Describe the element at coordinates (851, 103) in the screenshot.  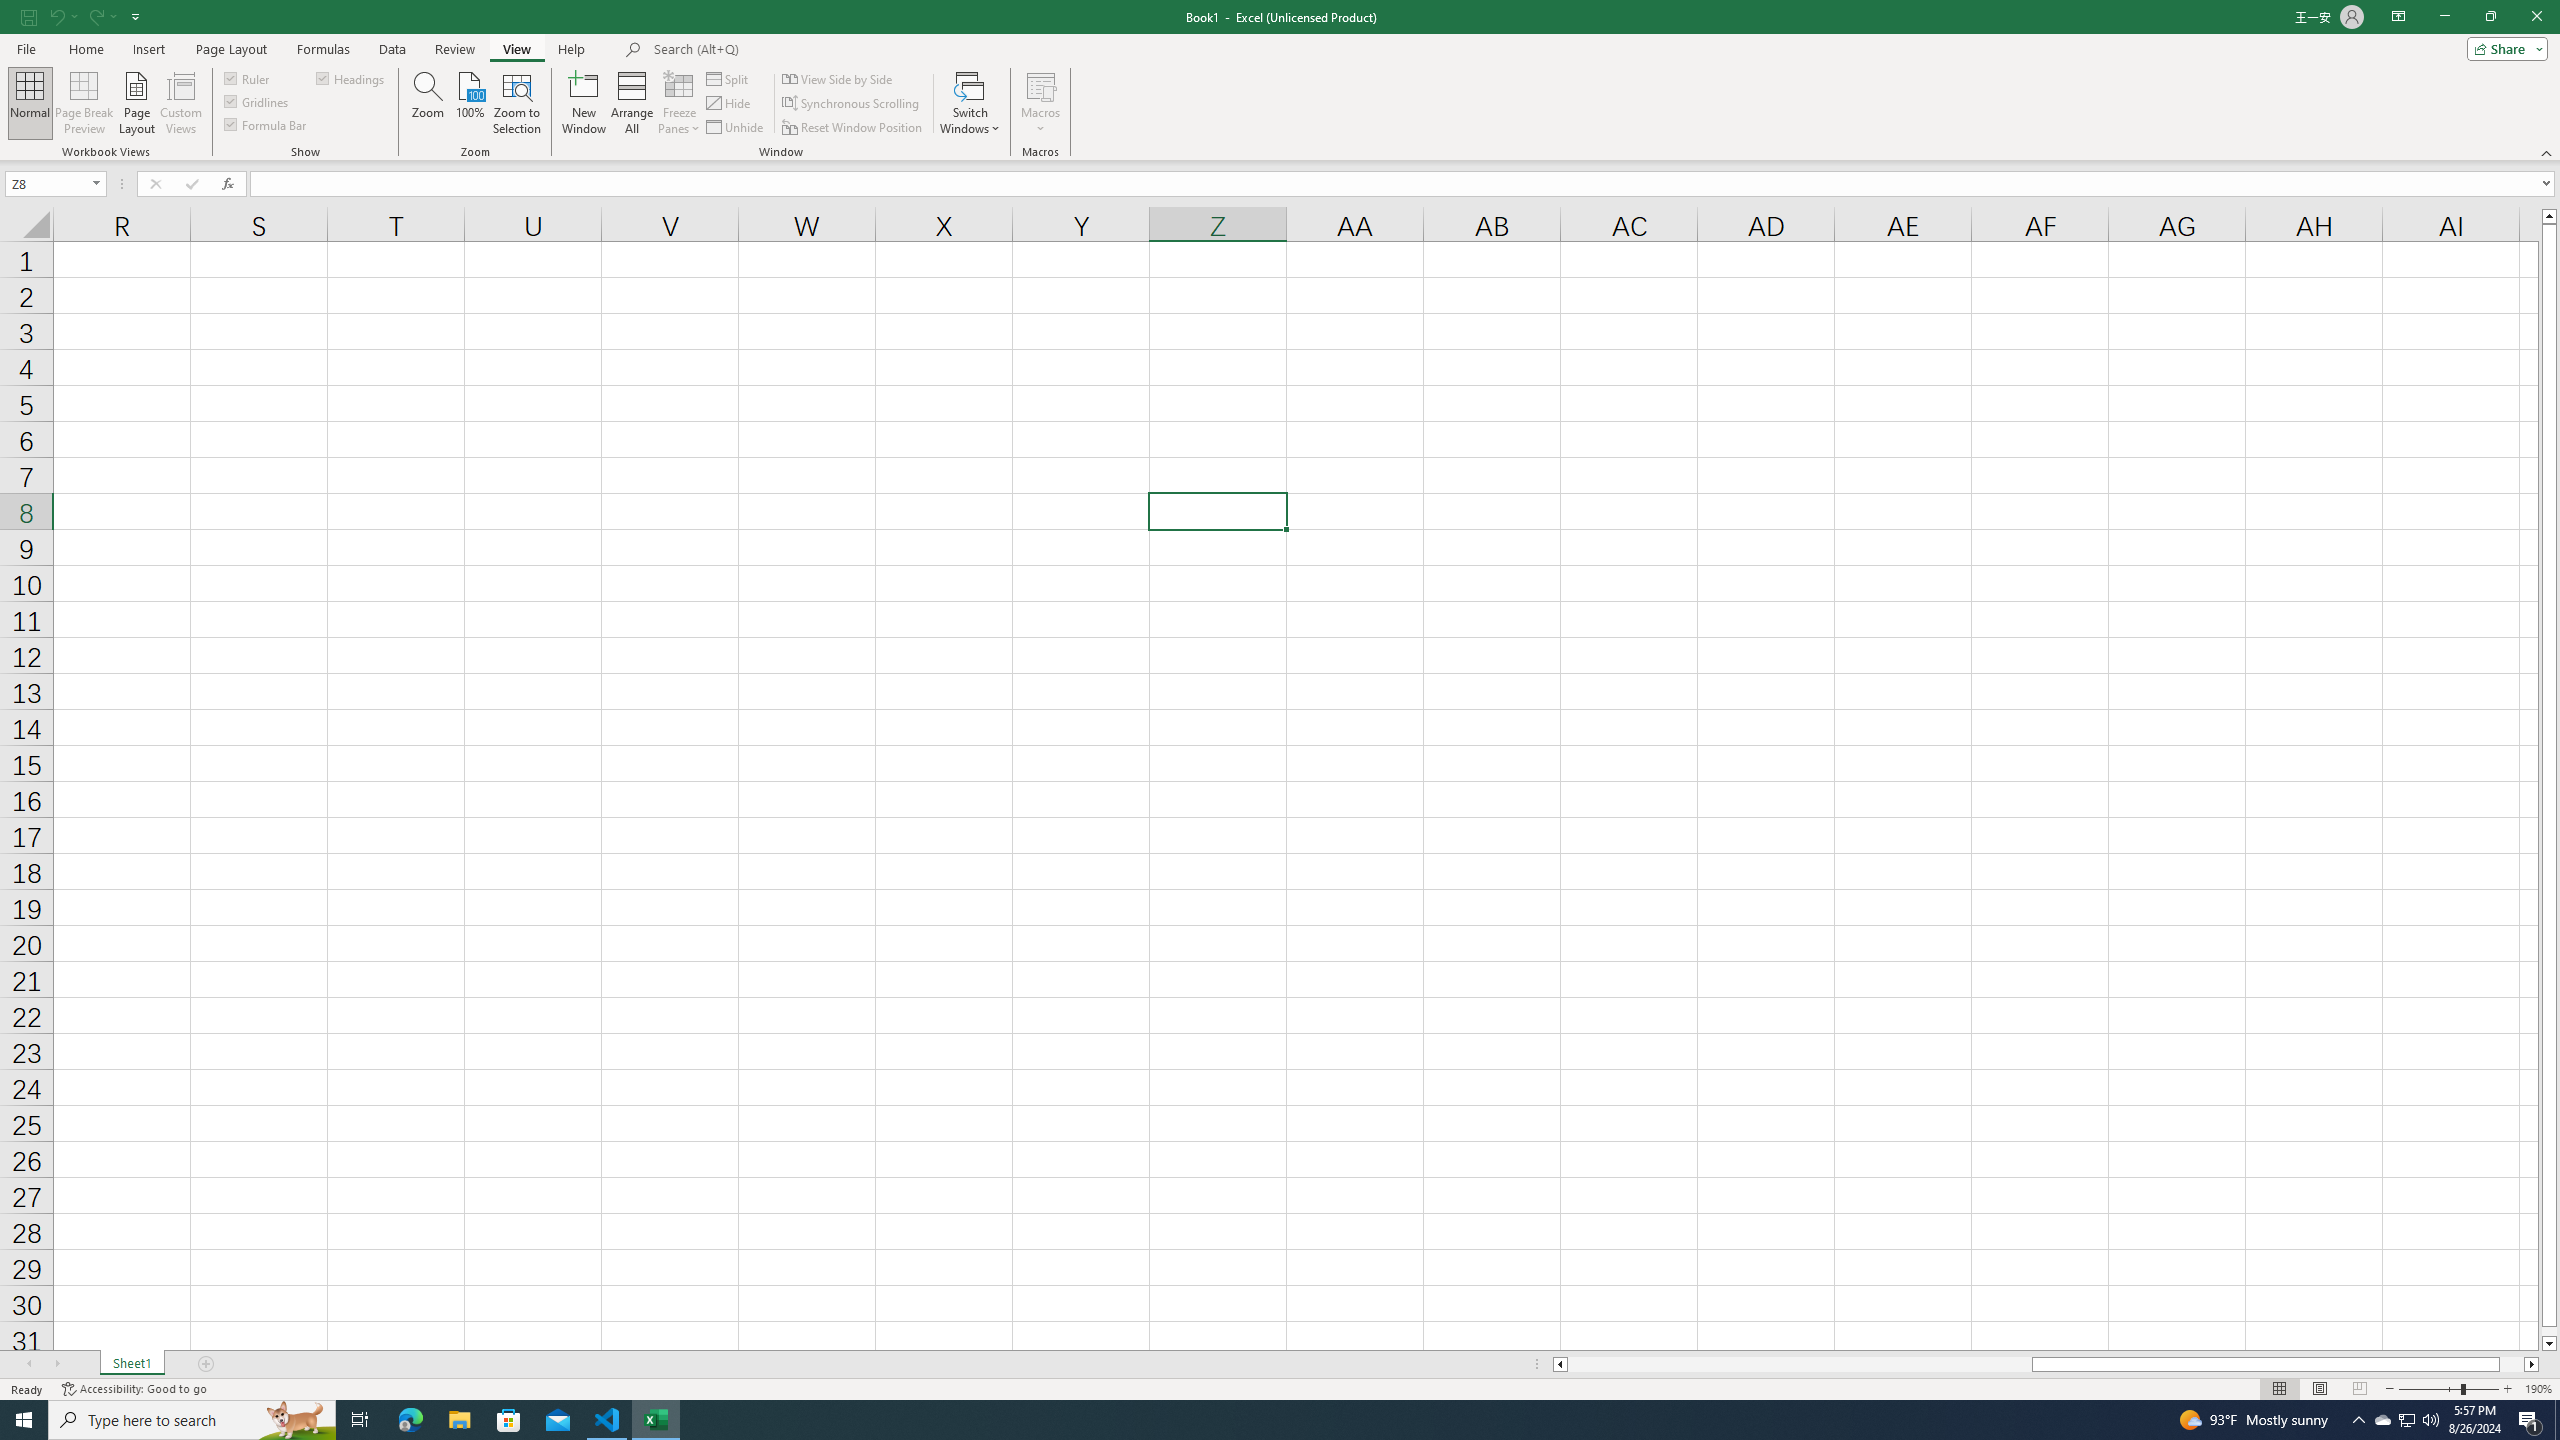
I see `'Synchronous Scrolling'` at that location.